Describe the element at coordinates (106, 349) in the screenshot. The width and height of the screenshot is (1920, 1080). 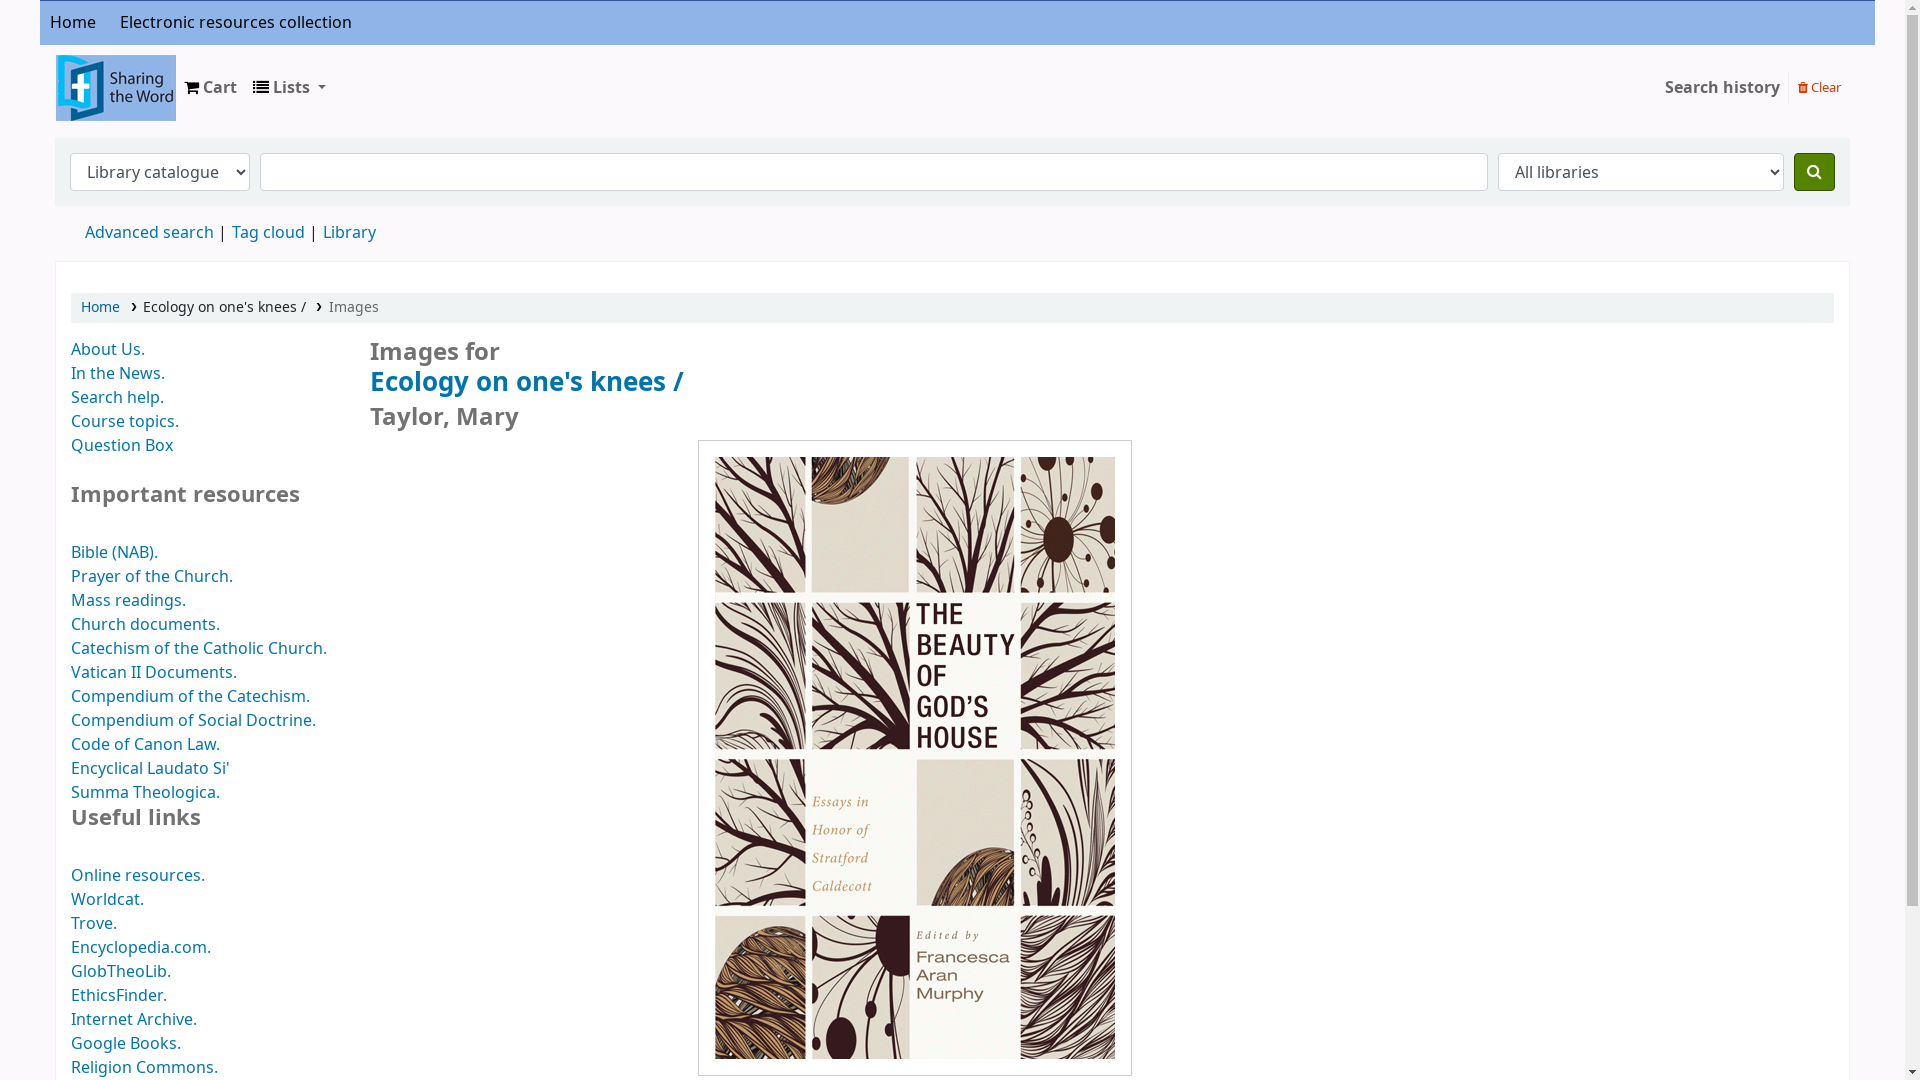
I see `'About Us.'` at that location.